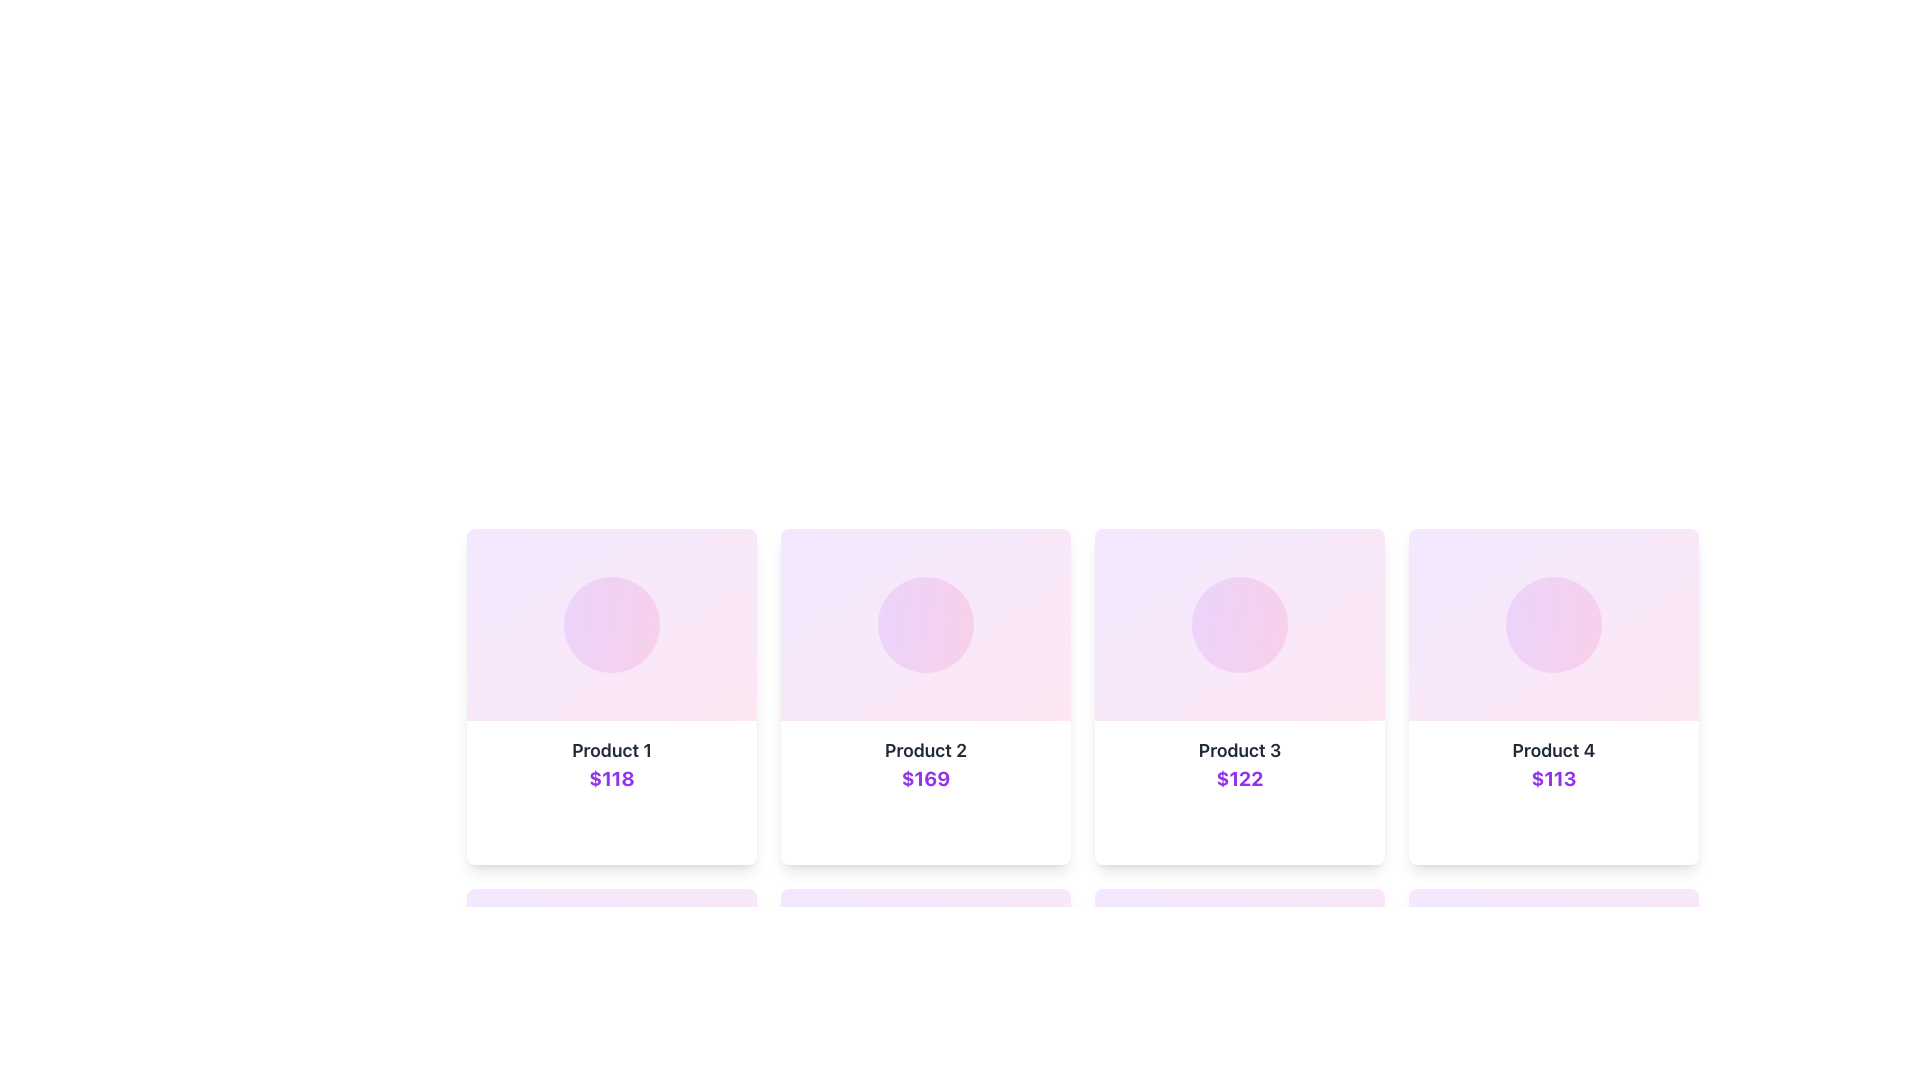 This screenshot has height=1080, width=1920. I want to click on the text label displaying the price '$169', which is bold and purple, located centrally within the 'Product 2' card, positioned below the product title and above the 'Add to Cart' area, so click(925, 778).